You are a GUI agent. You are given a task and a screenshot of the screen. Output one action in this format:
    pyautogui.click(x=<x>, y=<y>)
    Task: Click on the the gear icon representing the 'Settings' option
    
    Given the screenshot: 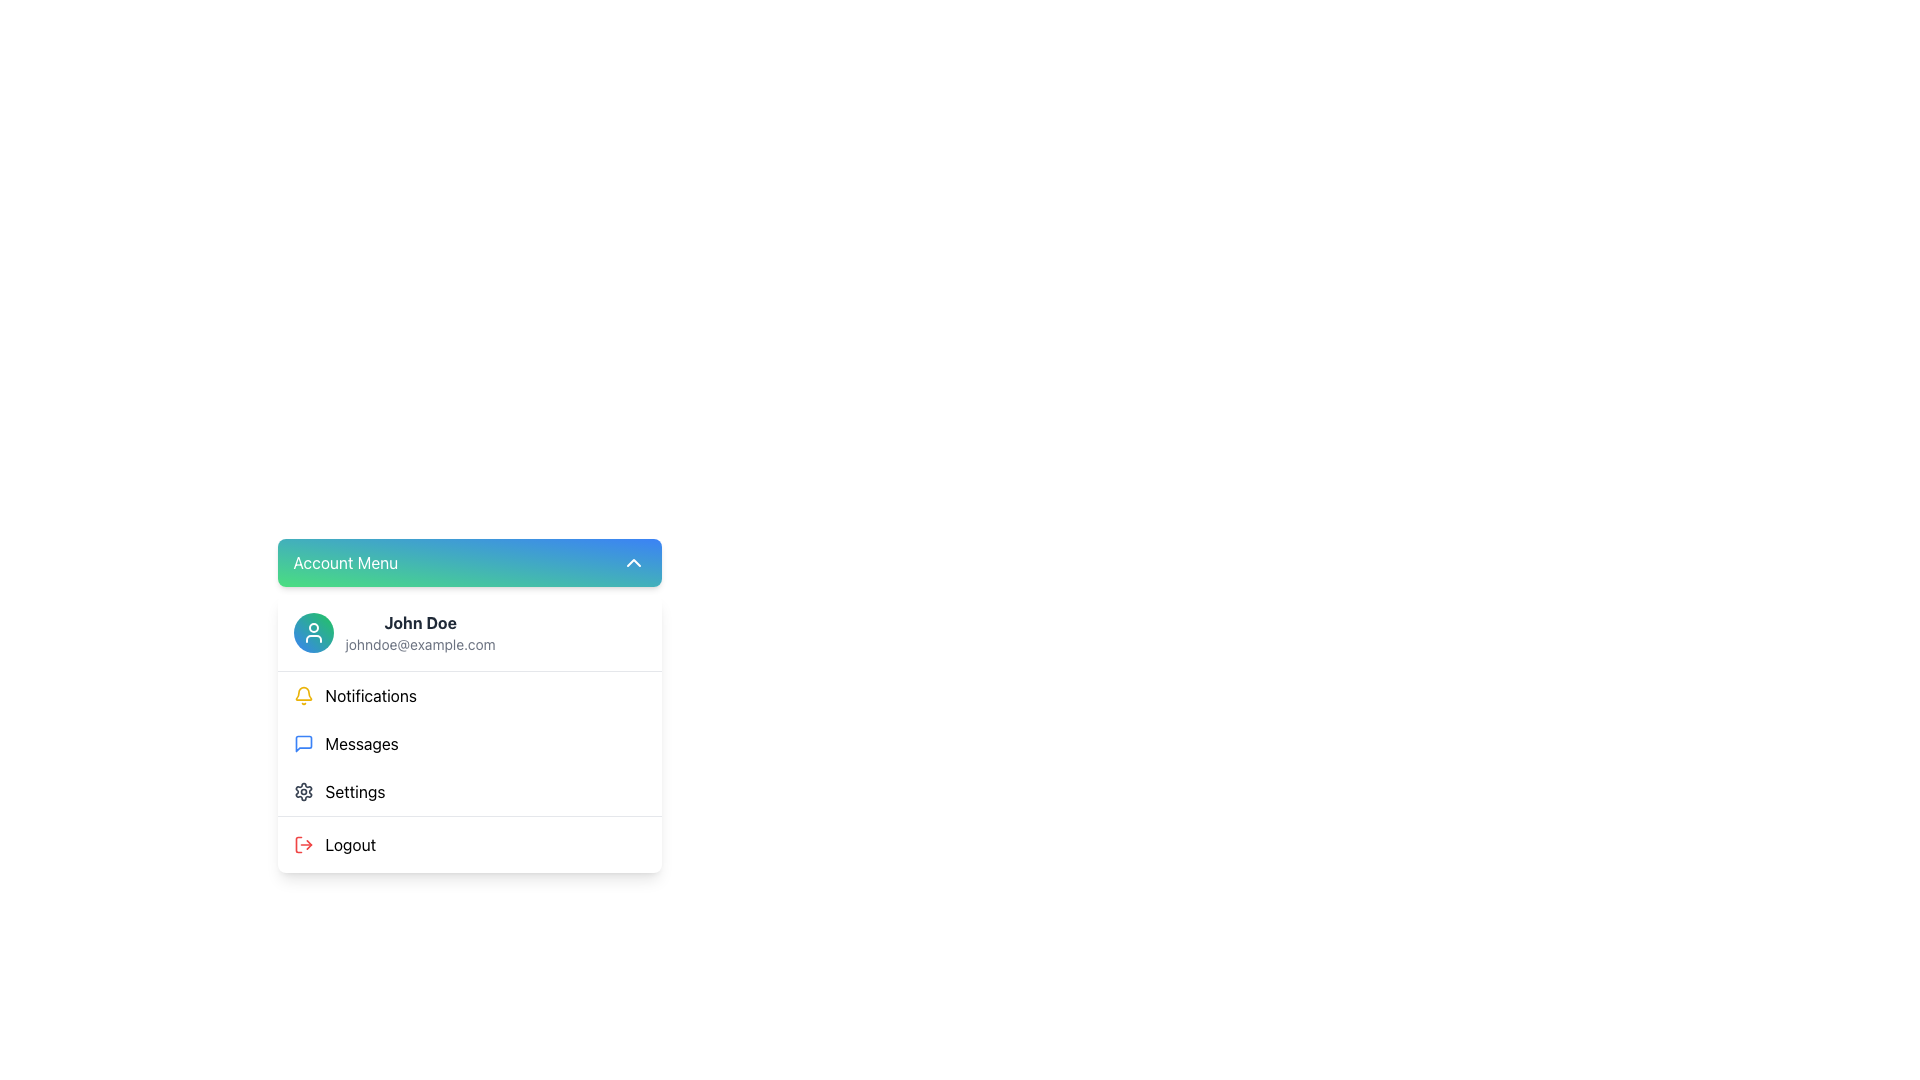 What is the action you would take?
    pyautogui.click(x=302, y=790)
    